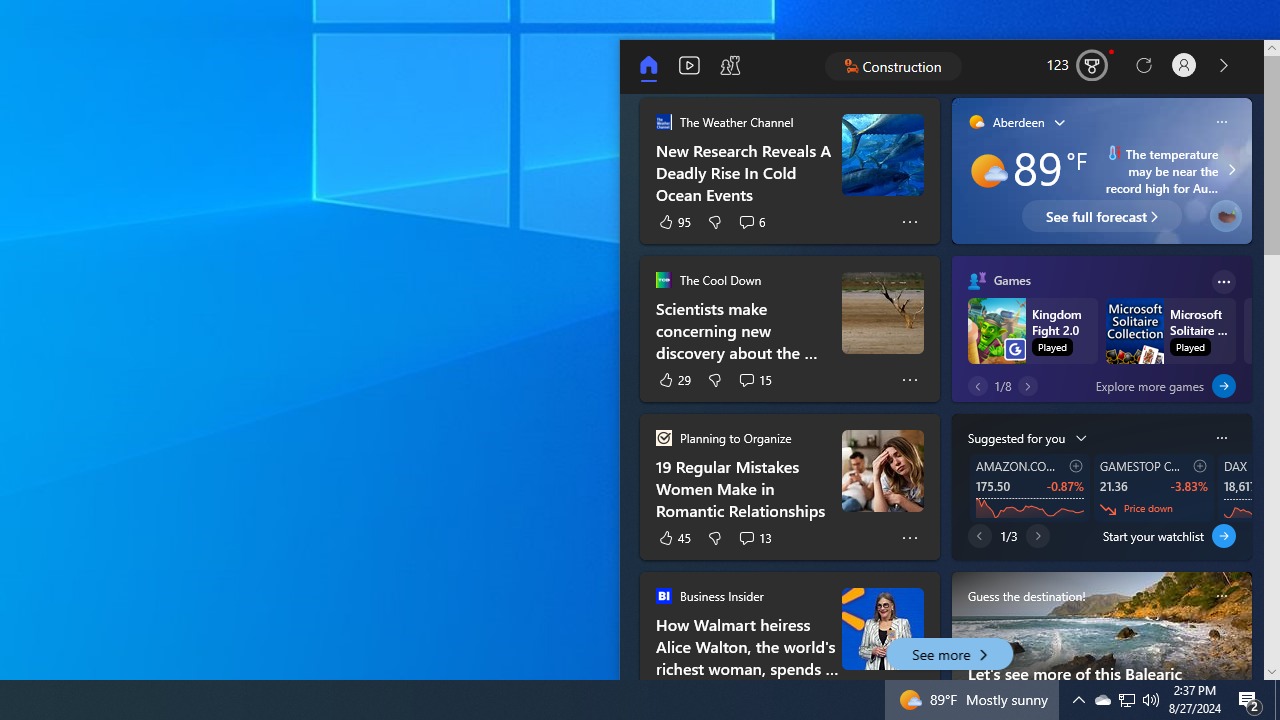  What do you see at coordinates (1036, 330) in the screenshot?
I see `'Kingdom Fight 2.0Kingdom Fight 2.0 Played Play'` at bounding box center [1036, 330].